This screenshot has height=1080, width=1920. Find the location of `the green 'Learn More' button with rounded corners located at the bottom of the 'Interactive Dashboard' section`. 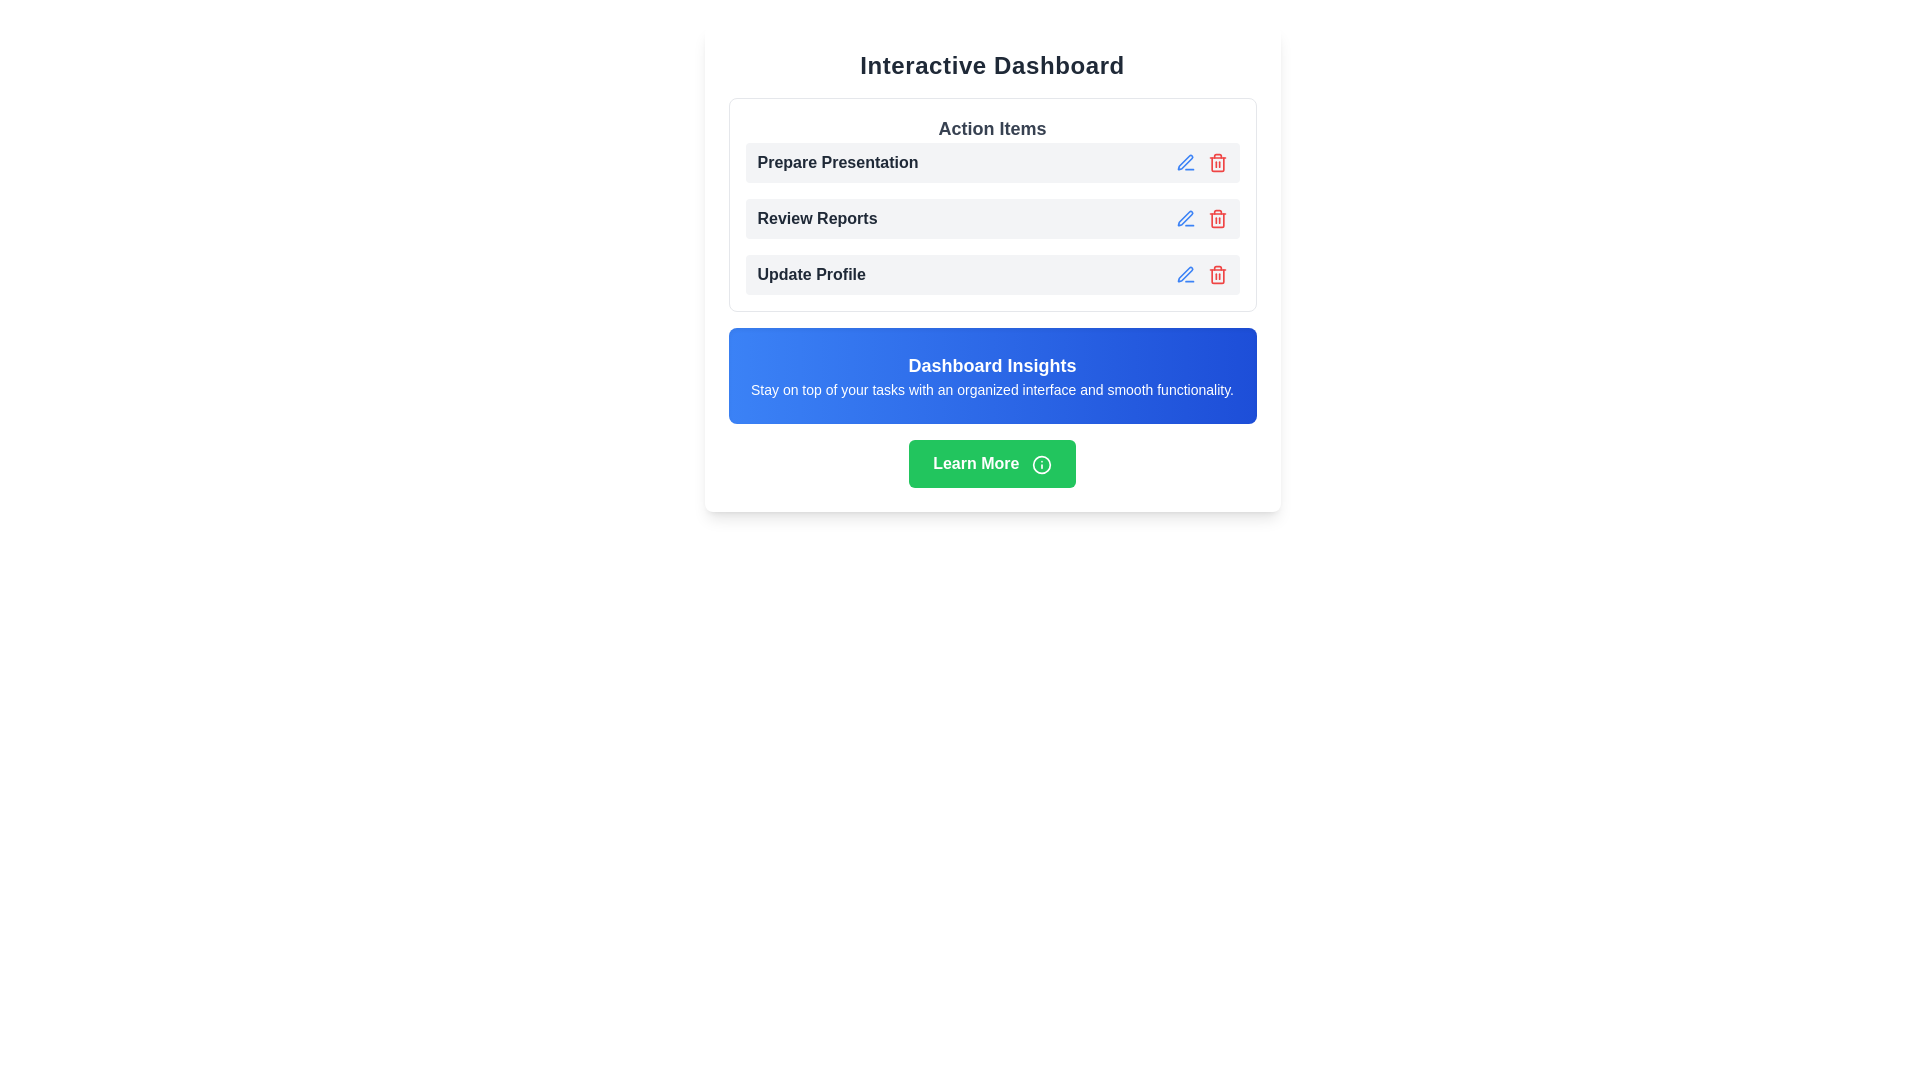

the green 'Learn More' button with rounded corners located at the bottom of the 'Interactive Dashboard' section is located at coordinates (992, 463).